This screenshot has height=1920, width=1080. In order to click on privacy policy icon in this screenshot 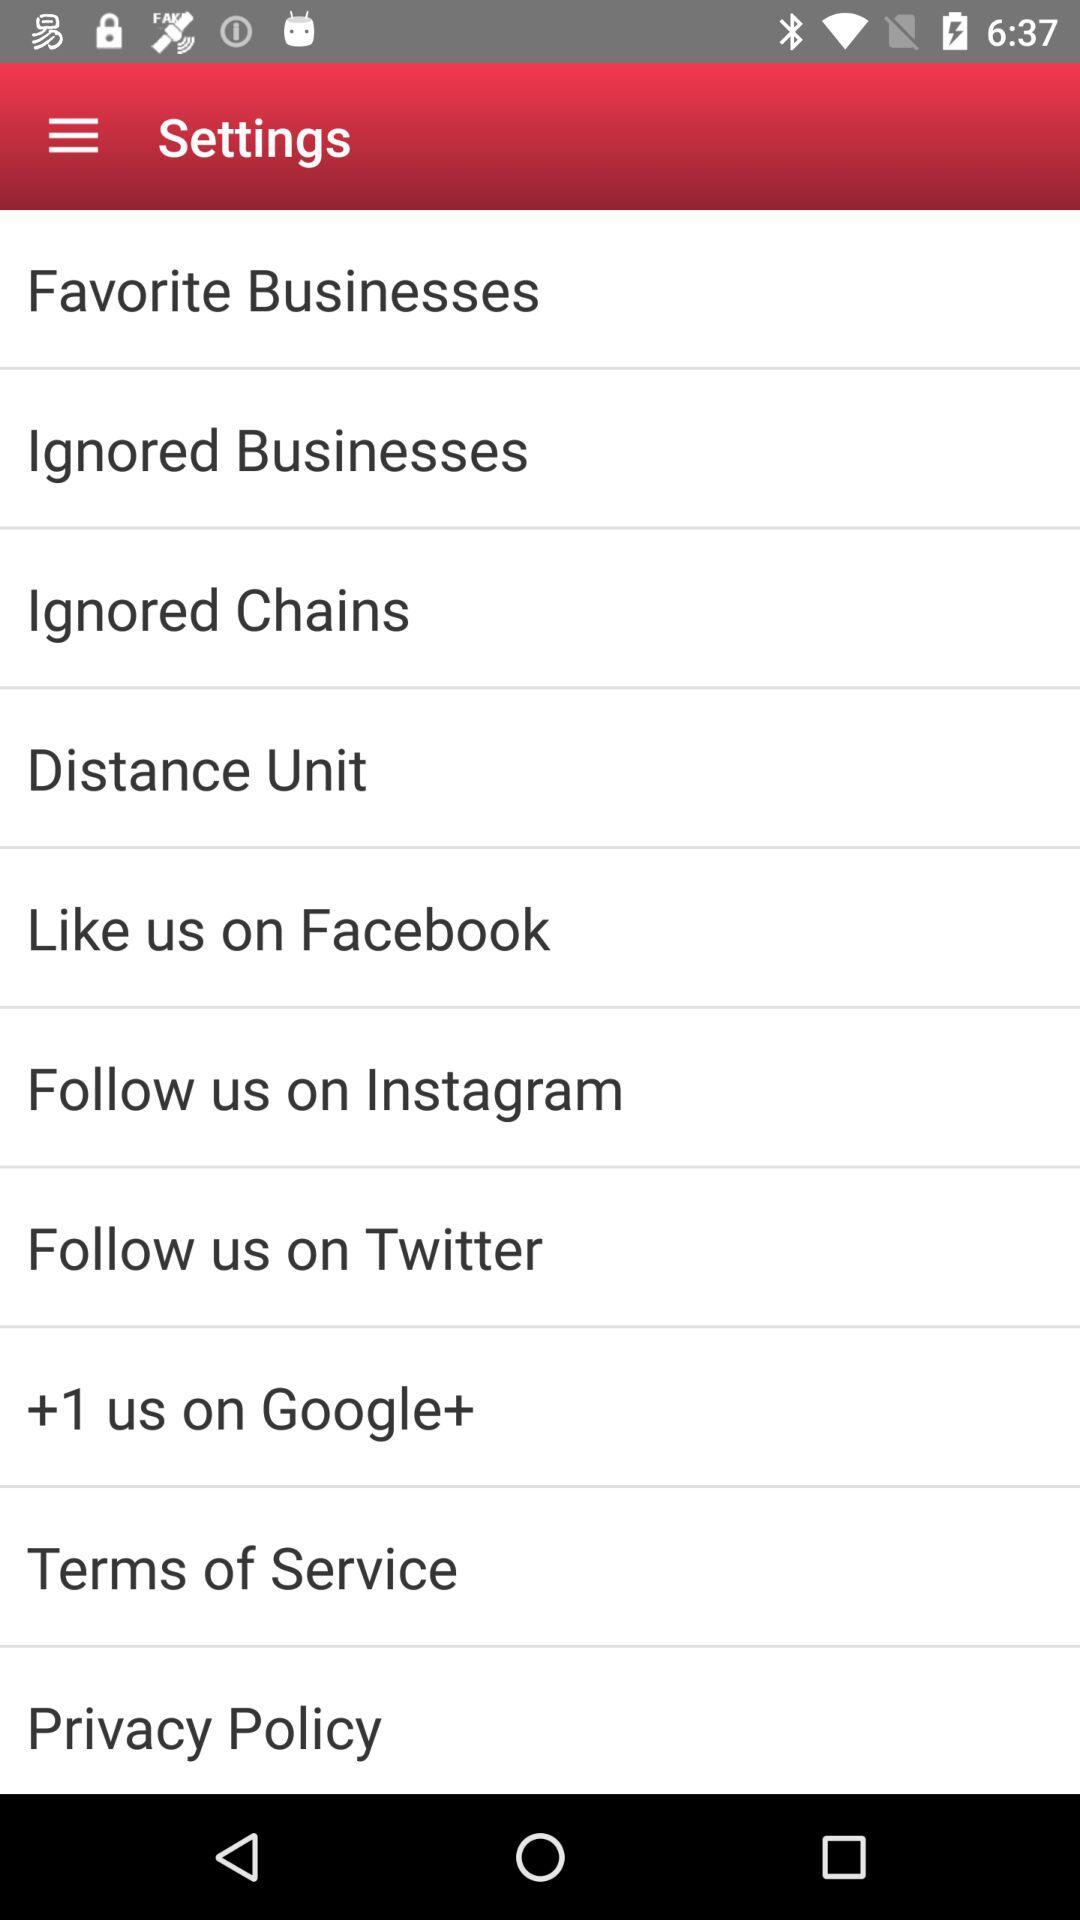, I will do `click(540, 1725)`.